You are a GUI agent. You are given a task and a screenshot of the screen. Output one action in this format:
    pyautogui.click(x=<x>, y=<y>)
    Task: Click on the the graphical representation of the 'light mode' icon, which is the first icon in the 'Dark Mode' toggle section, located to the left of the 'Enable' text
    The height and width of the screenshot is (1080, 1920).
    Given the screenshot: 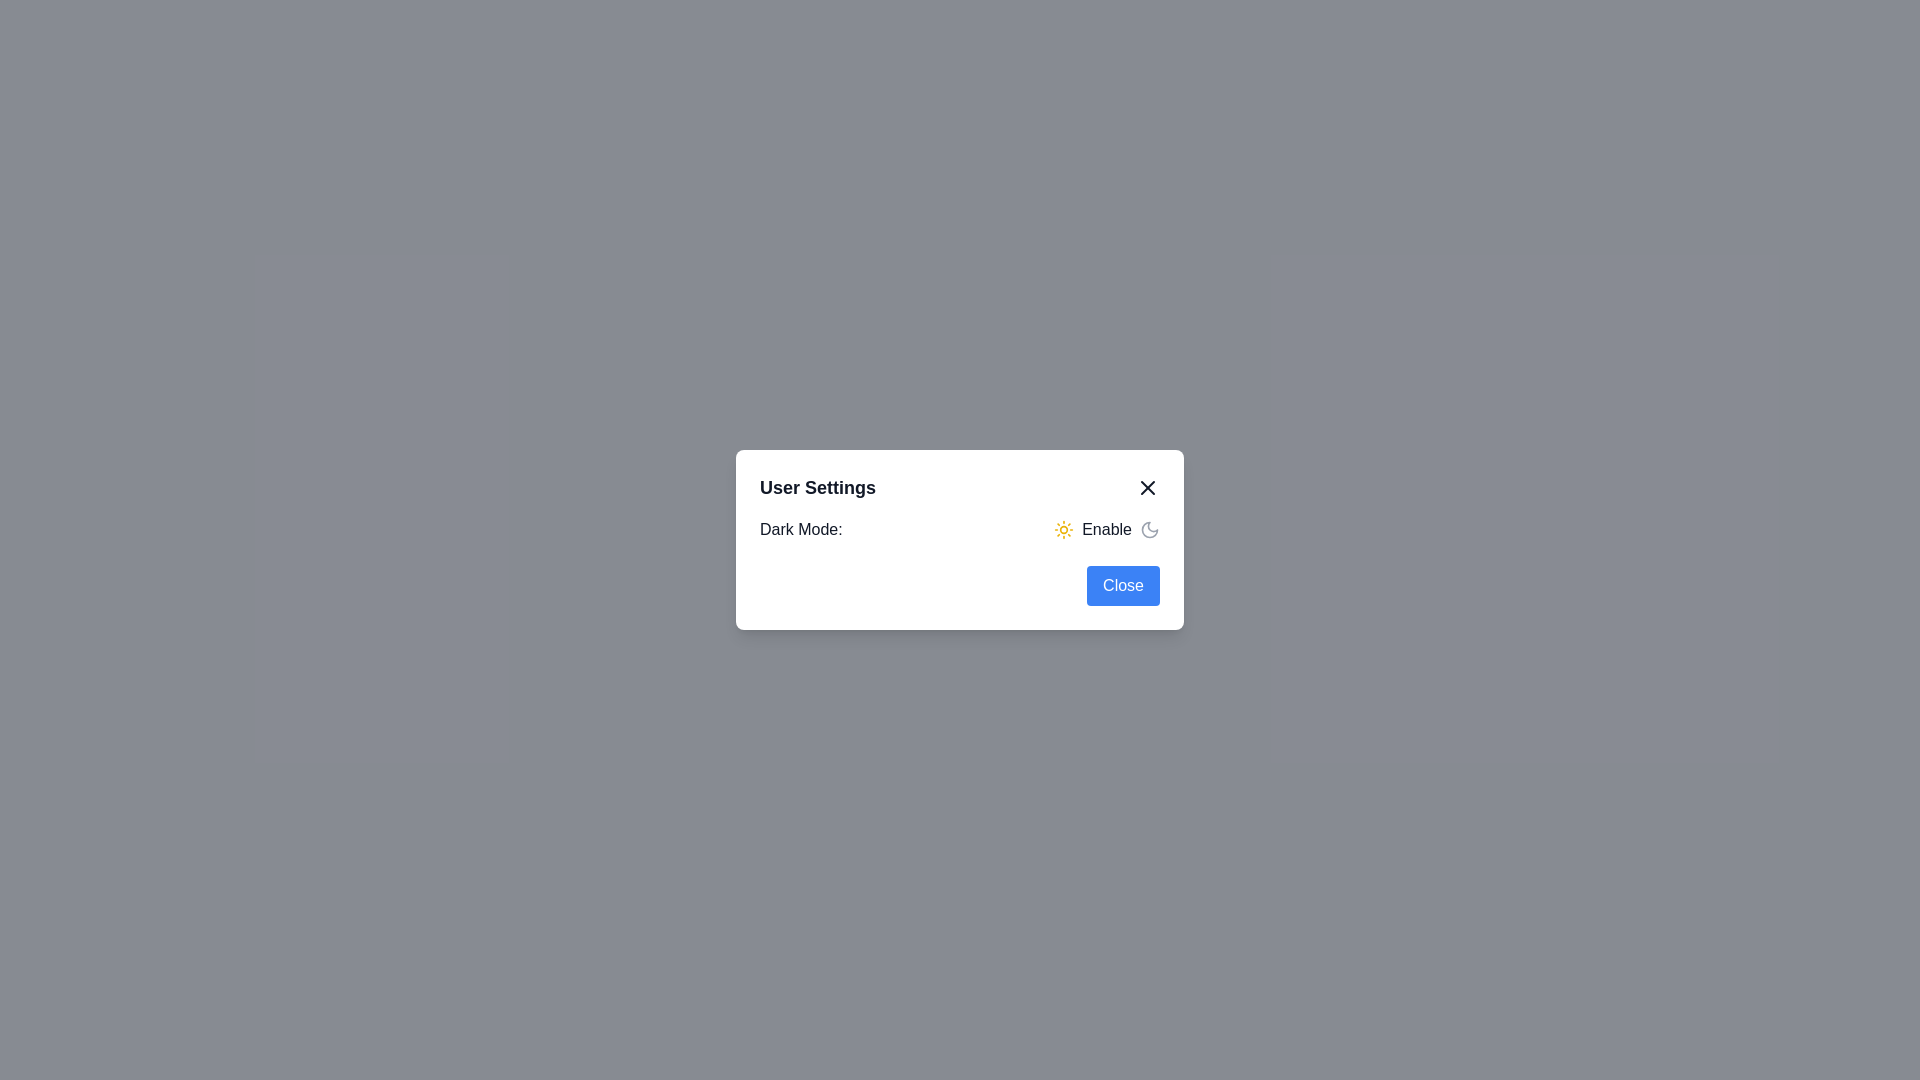 What is the action you would take?
    pyautogui.click(x=1063, y=528)
    